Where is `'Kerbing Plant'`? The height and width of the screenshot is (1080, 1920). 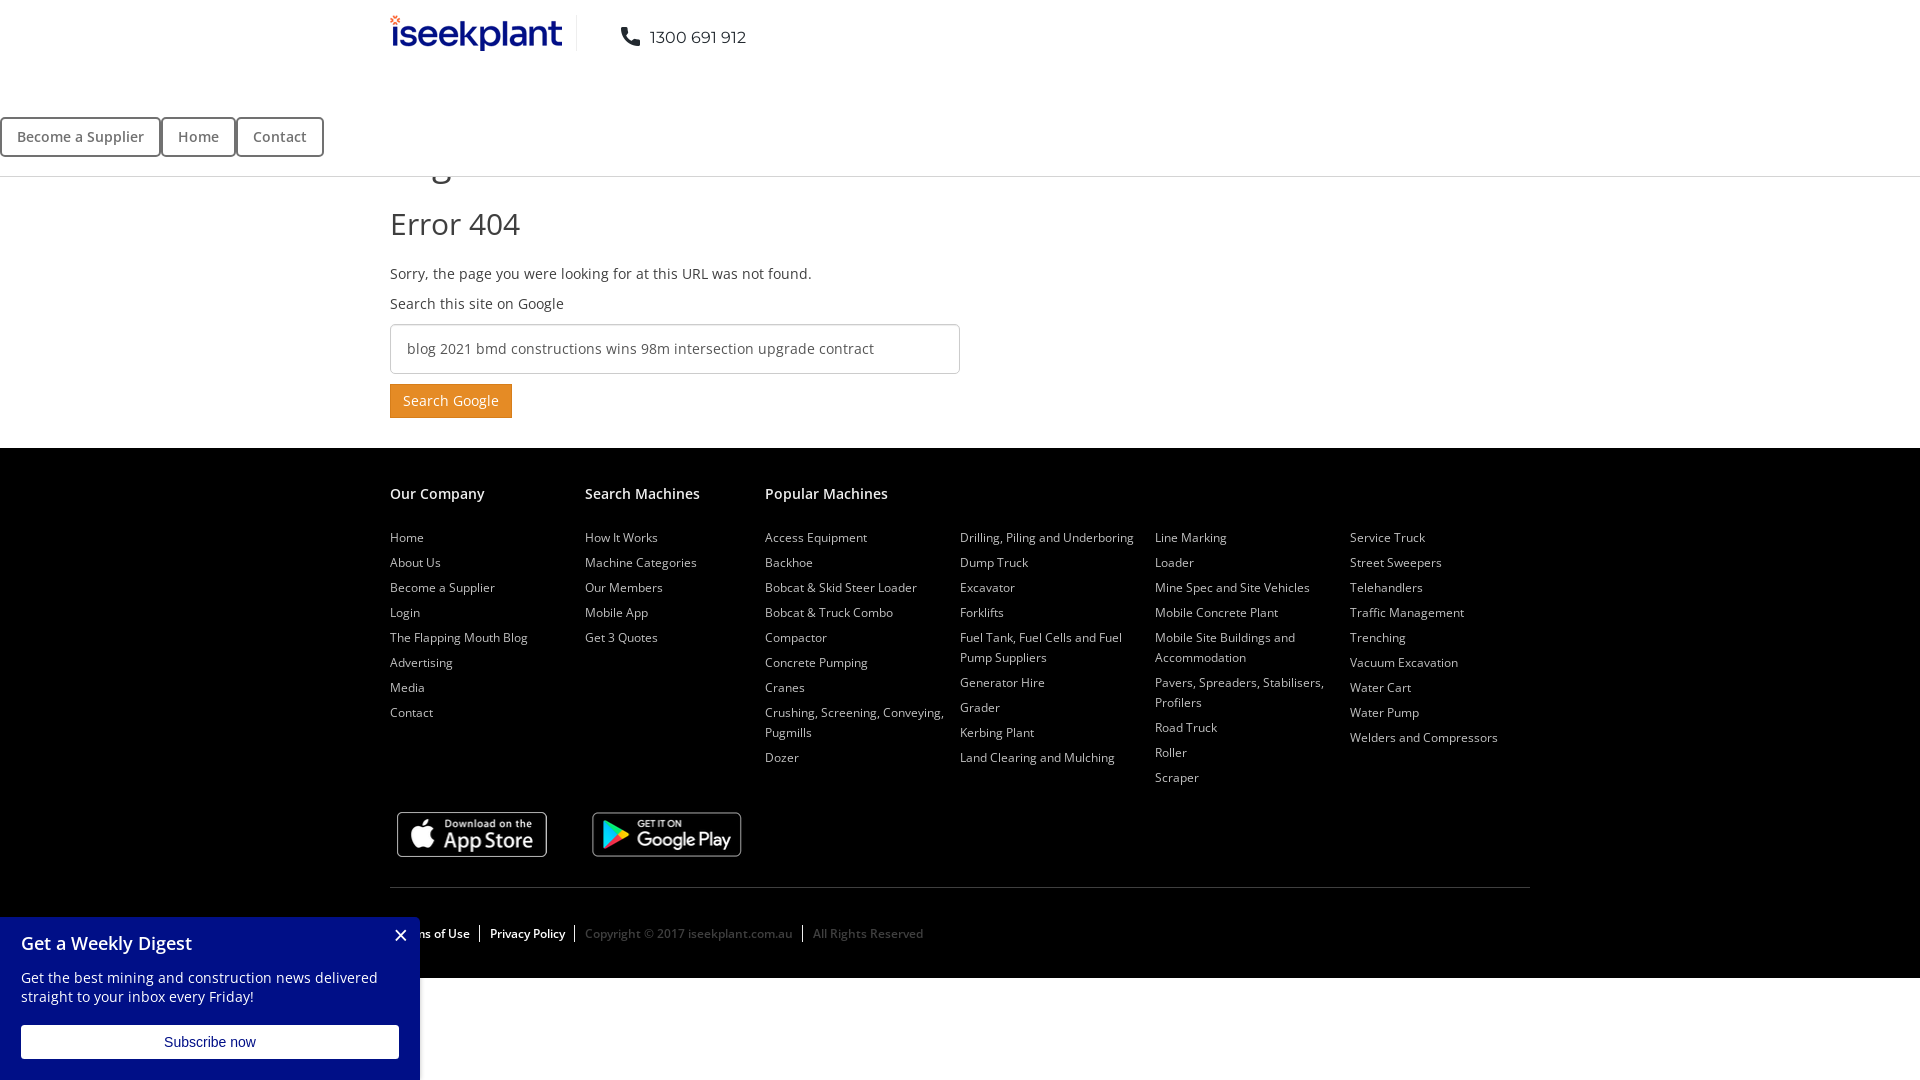
'Kerbing Plant' is located at coordinates (960, 732).